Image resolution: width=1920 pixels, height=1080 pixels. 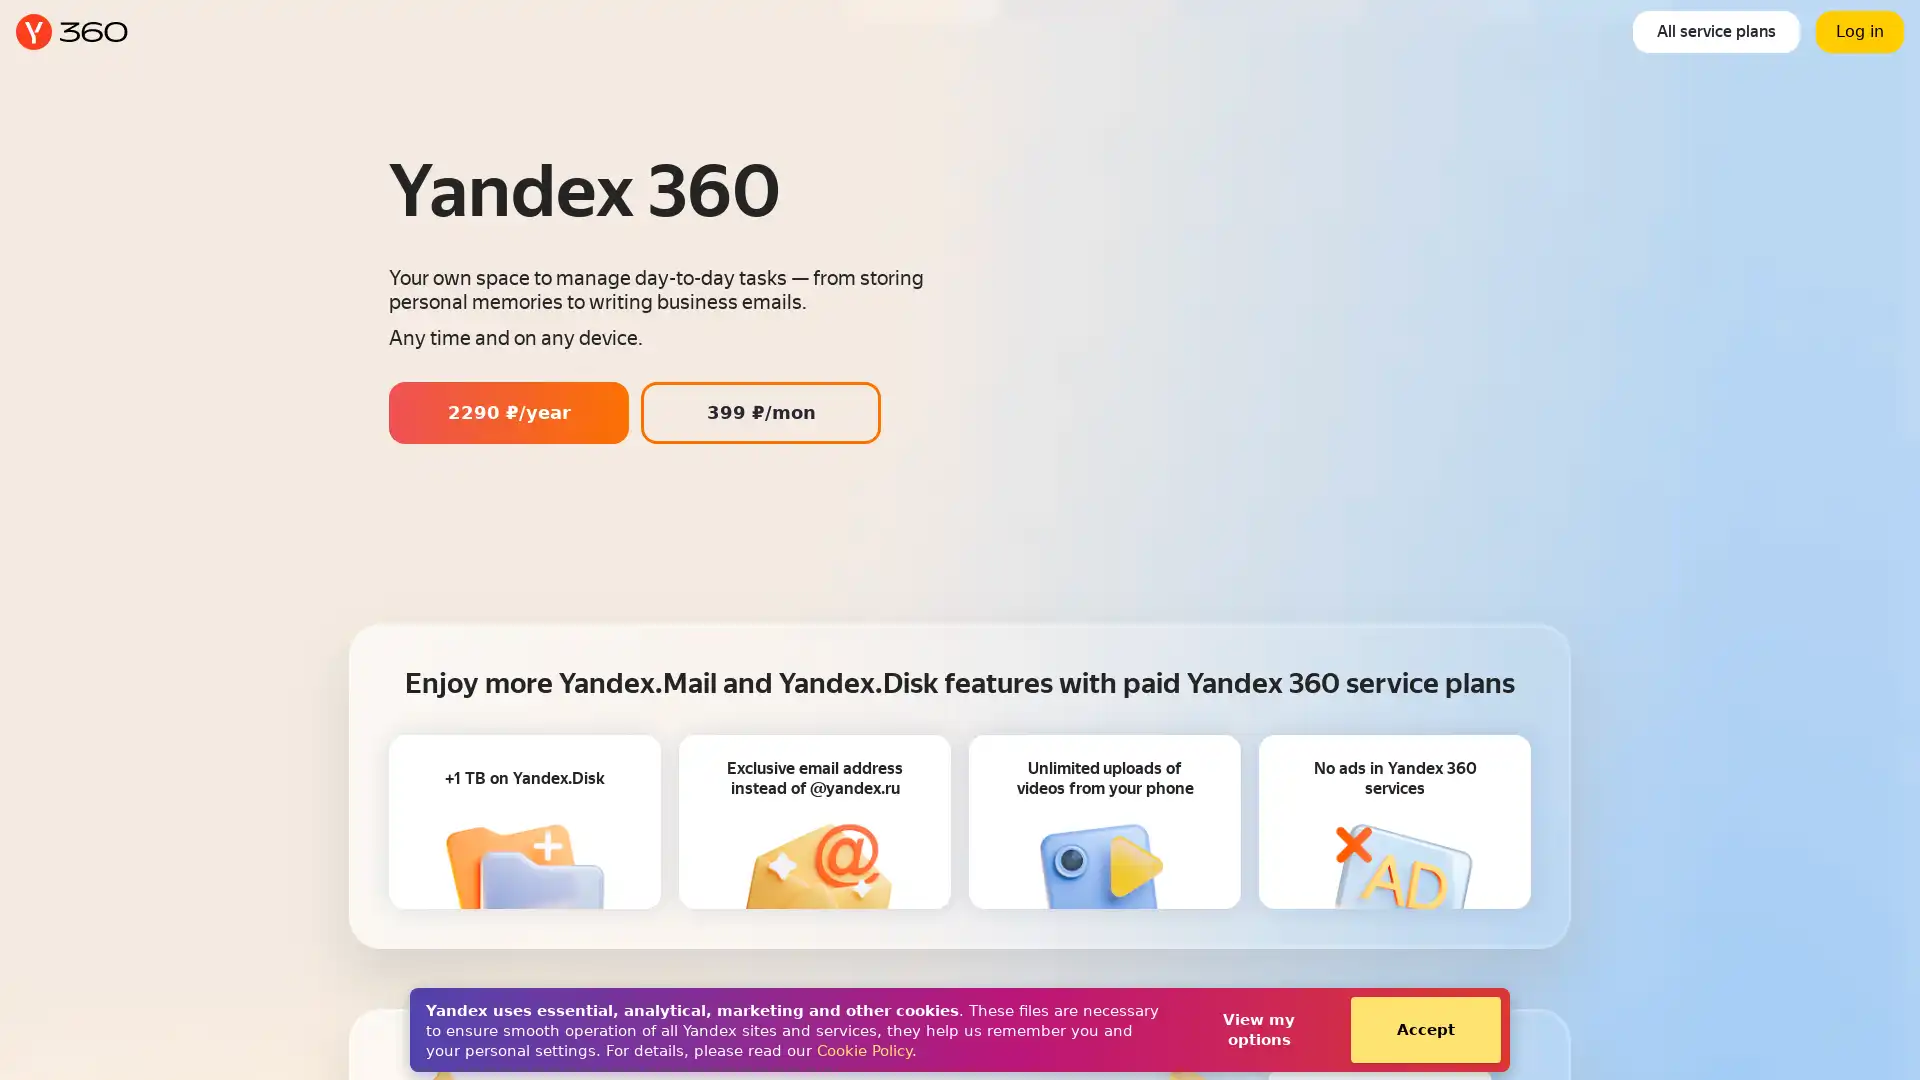 I want to click on View my options, so click(x=1257, y=1029).